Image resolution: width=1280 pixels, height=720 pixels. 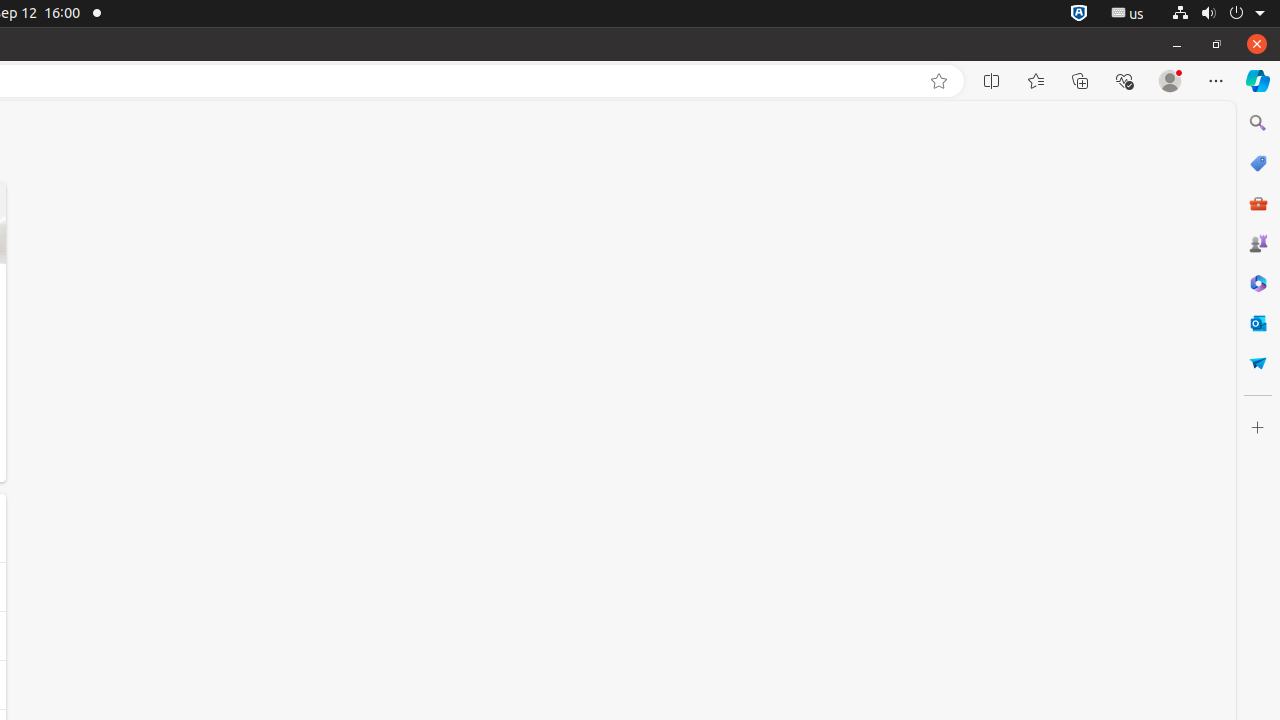 I want to click on 'Collections', so click(x=1079, y=80).